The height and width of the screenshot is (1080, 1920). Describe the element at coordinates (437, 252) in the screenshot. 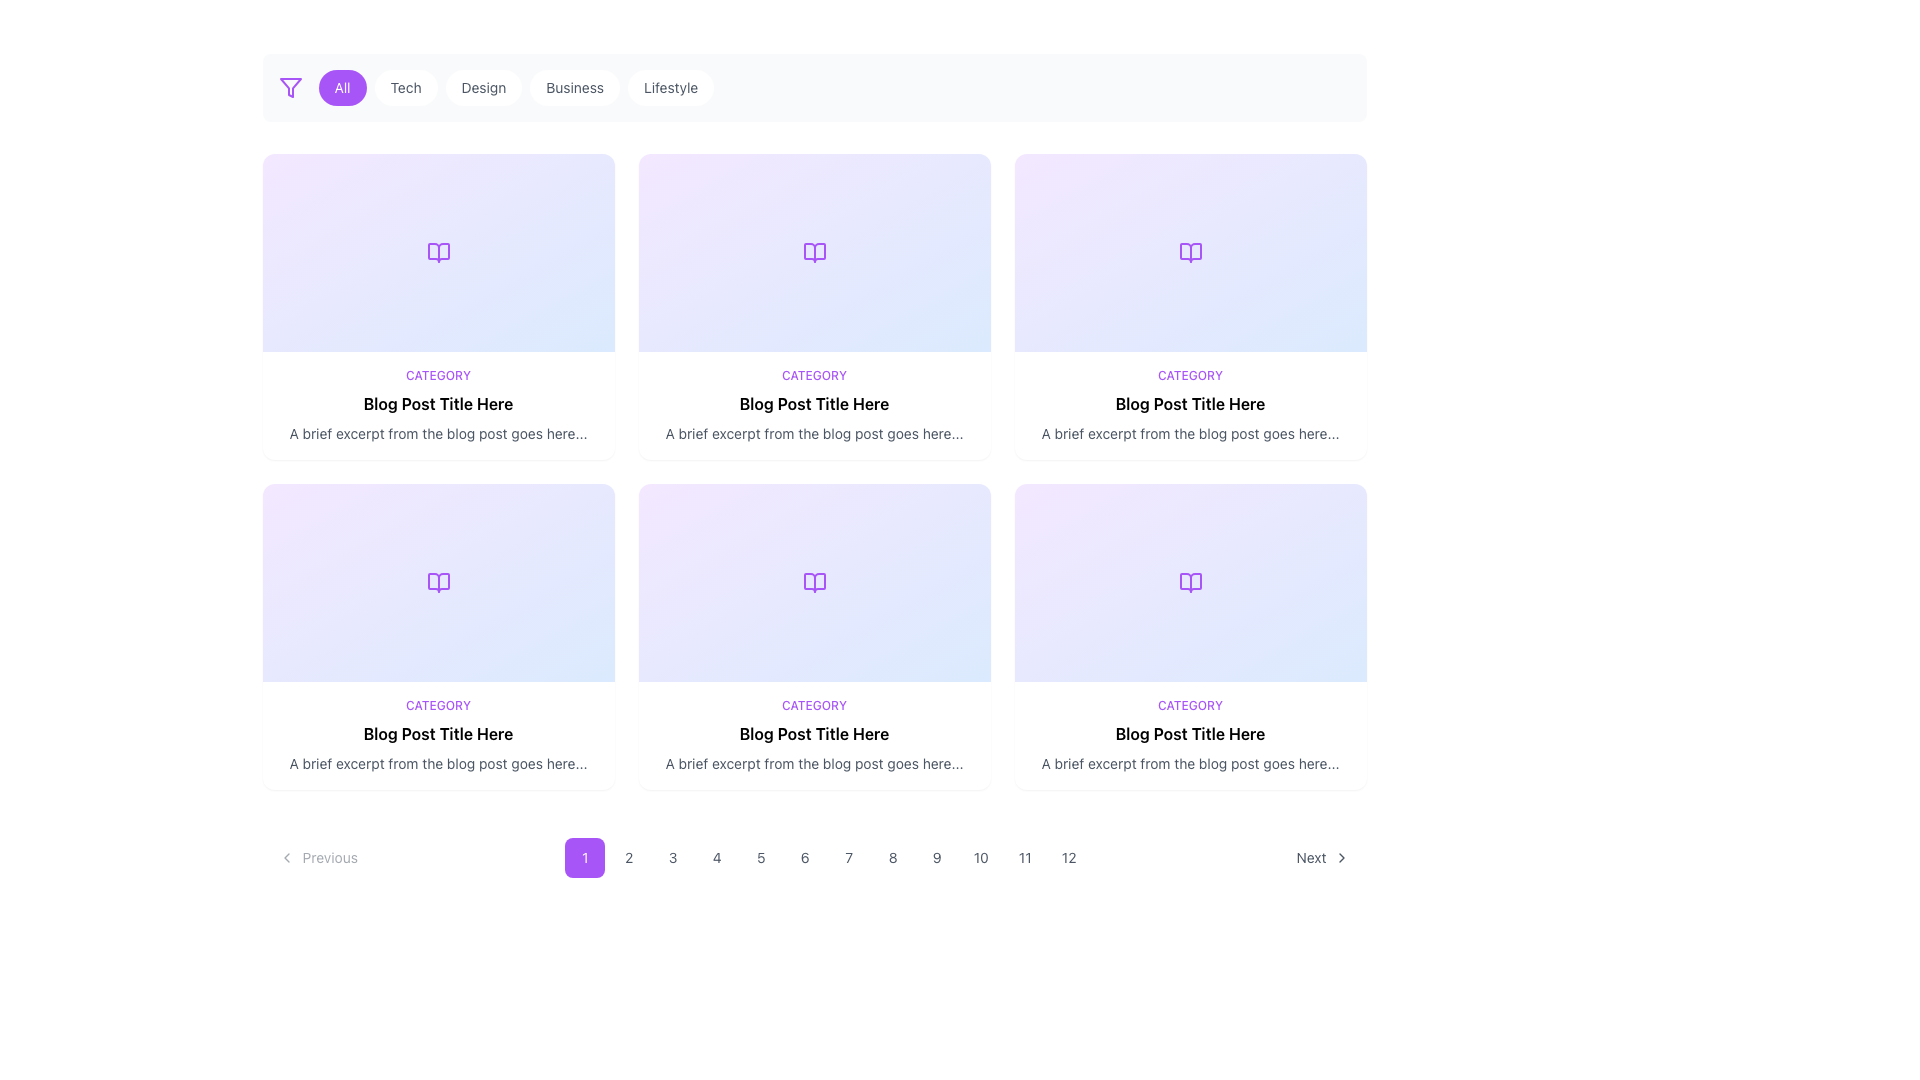

I see `the decorative SVG book icon that is centrally located within the first card of a grid layout on the webpage` at that location.